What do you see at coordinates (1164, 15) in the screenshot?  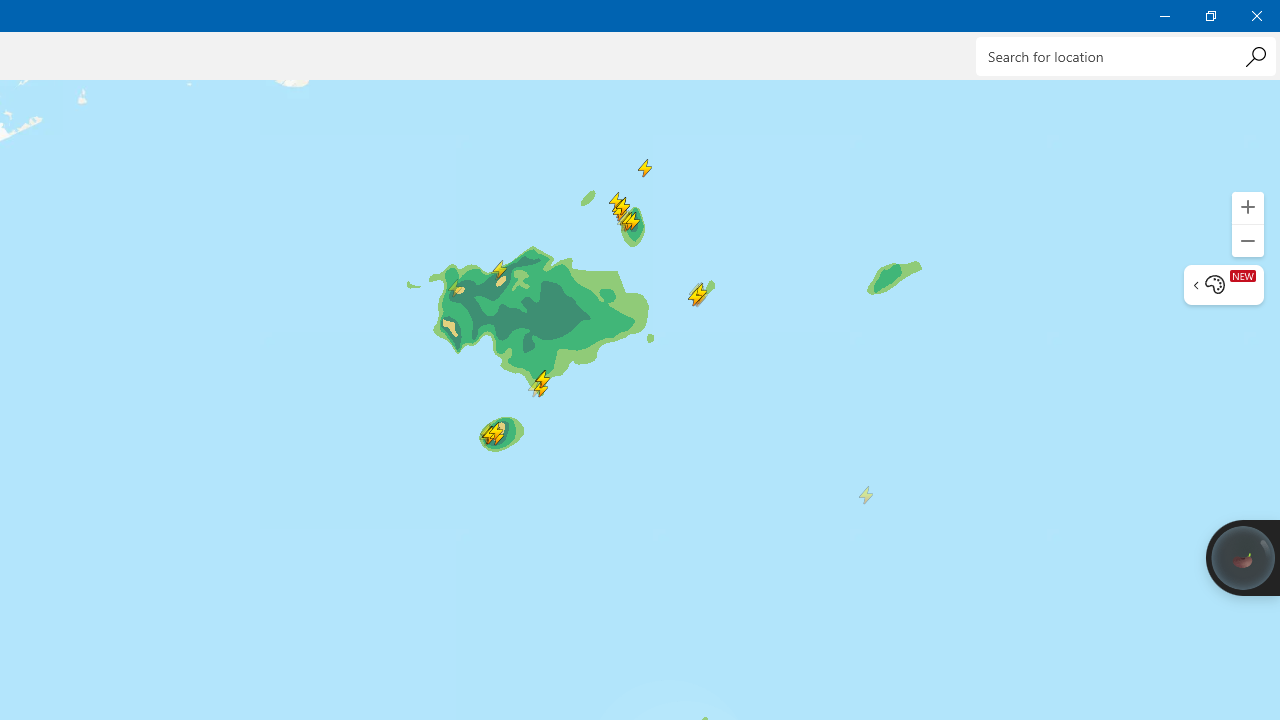 I see `'Minimize Weather'` at bounding box center [1164, 15].